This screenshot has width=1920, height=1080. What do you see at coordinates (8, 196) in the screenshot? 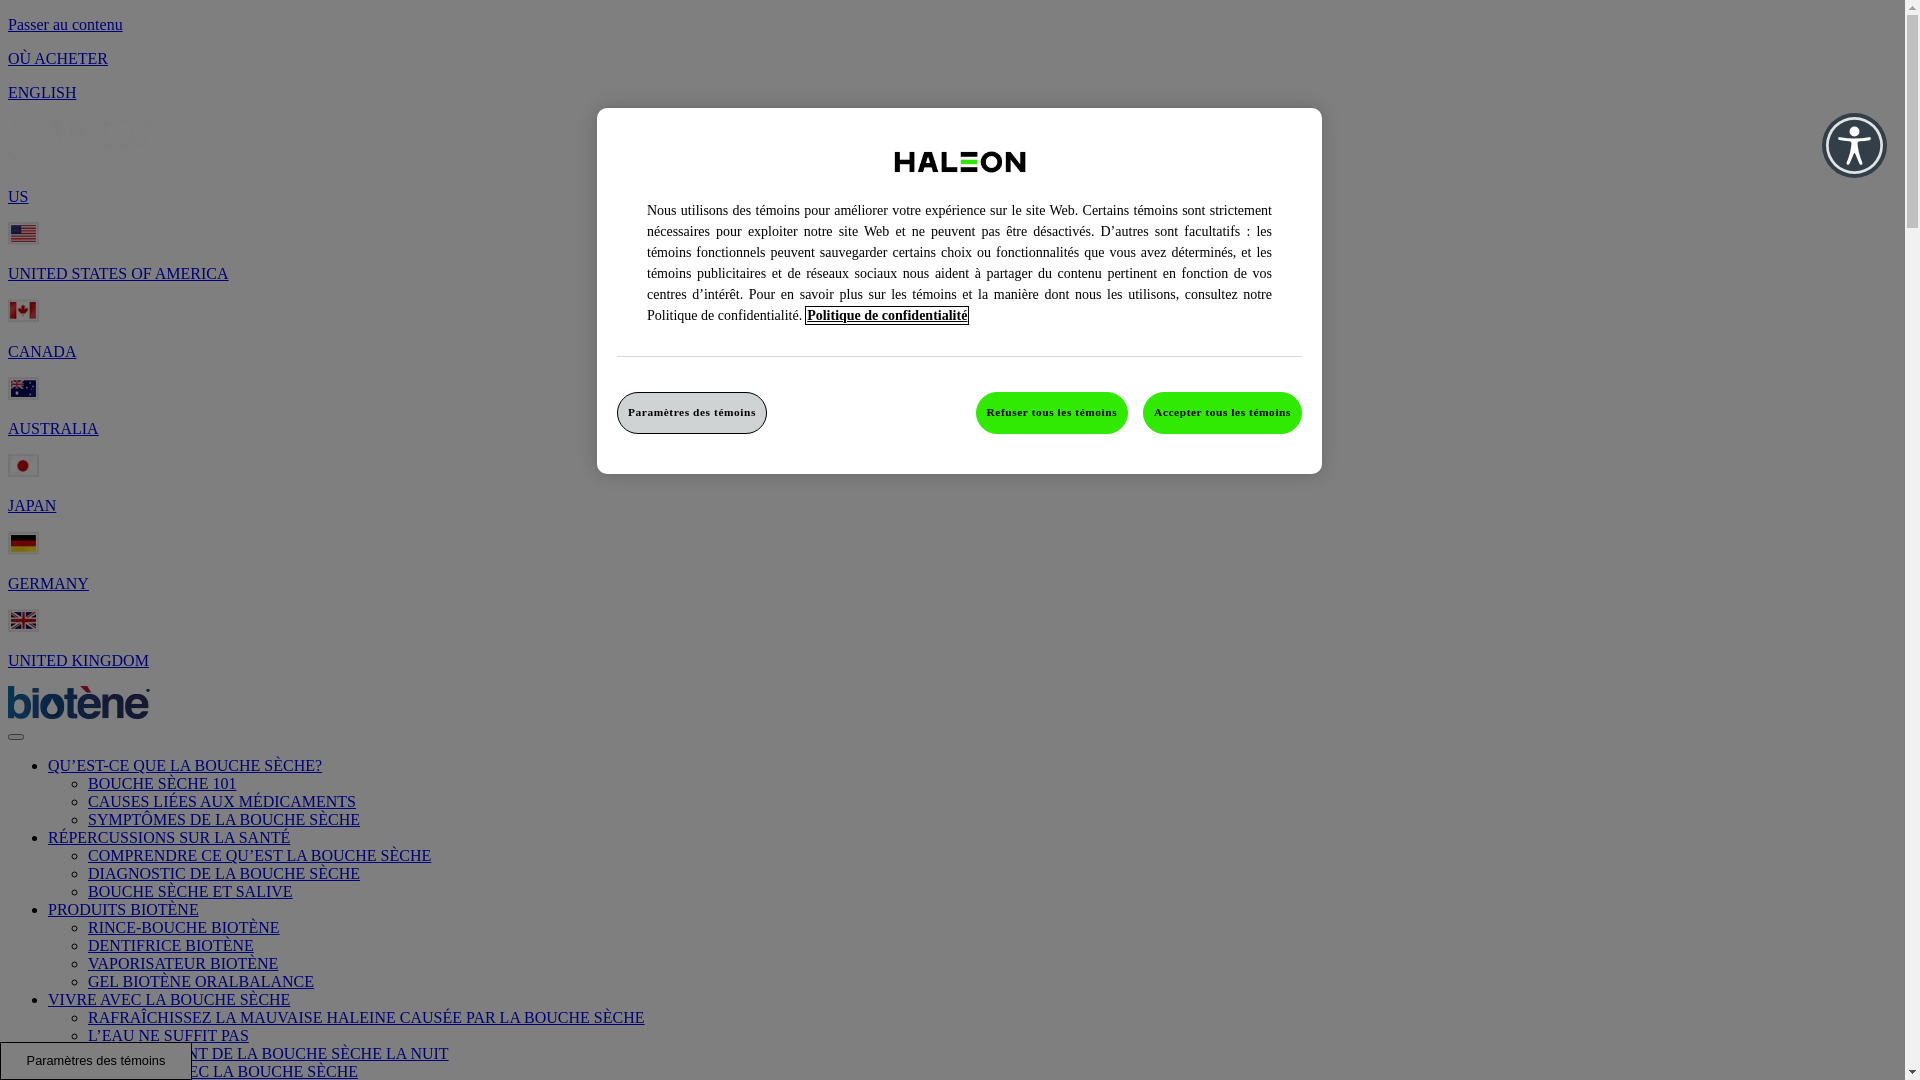
I see `'US'` at bounding box center [8, 196].